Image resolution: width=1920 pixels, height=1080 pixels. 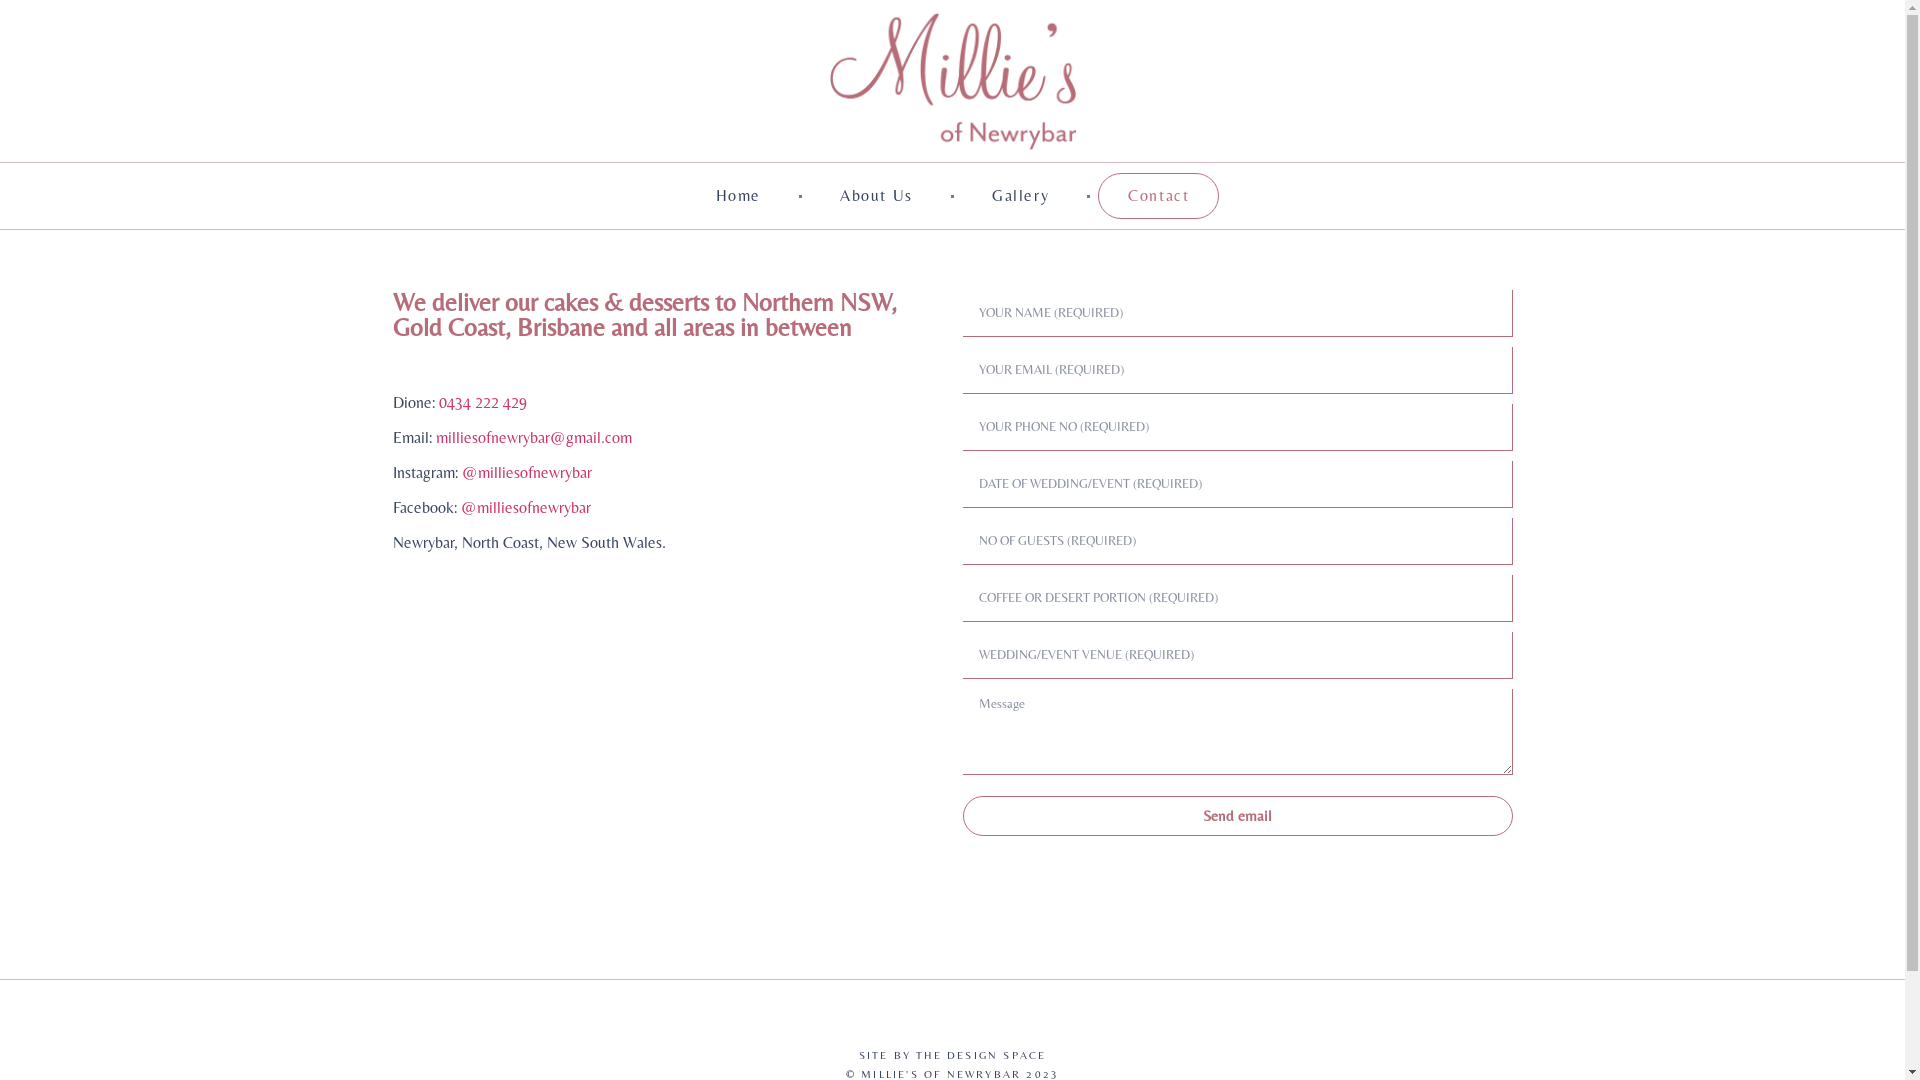 What do you see at coordinates (481, 402) in the screenshot?
I see `'0434 222 429'` at bounding box center [481, 402].